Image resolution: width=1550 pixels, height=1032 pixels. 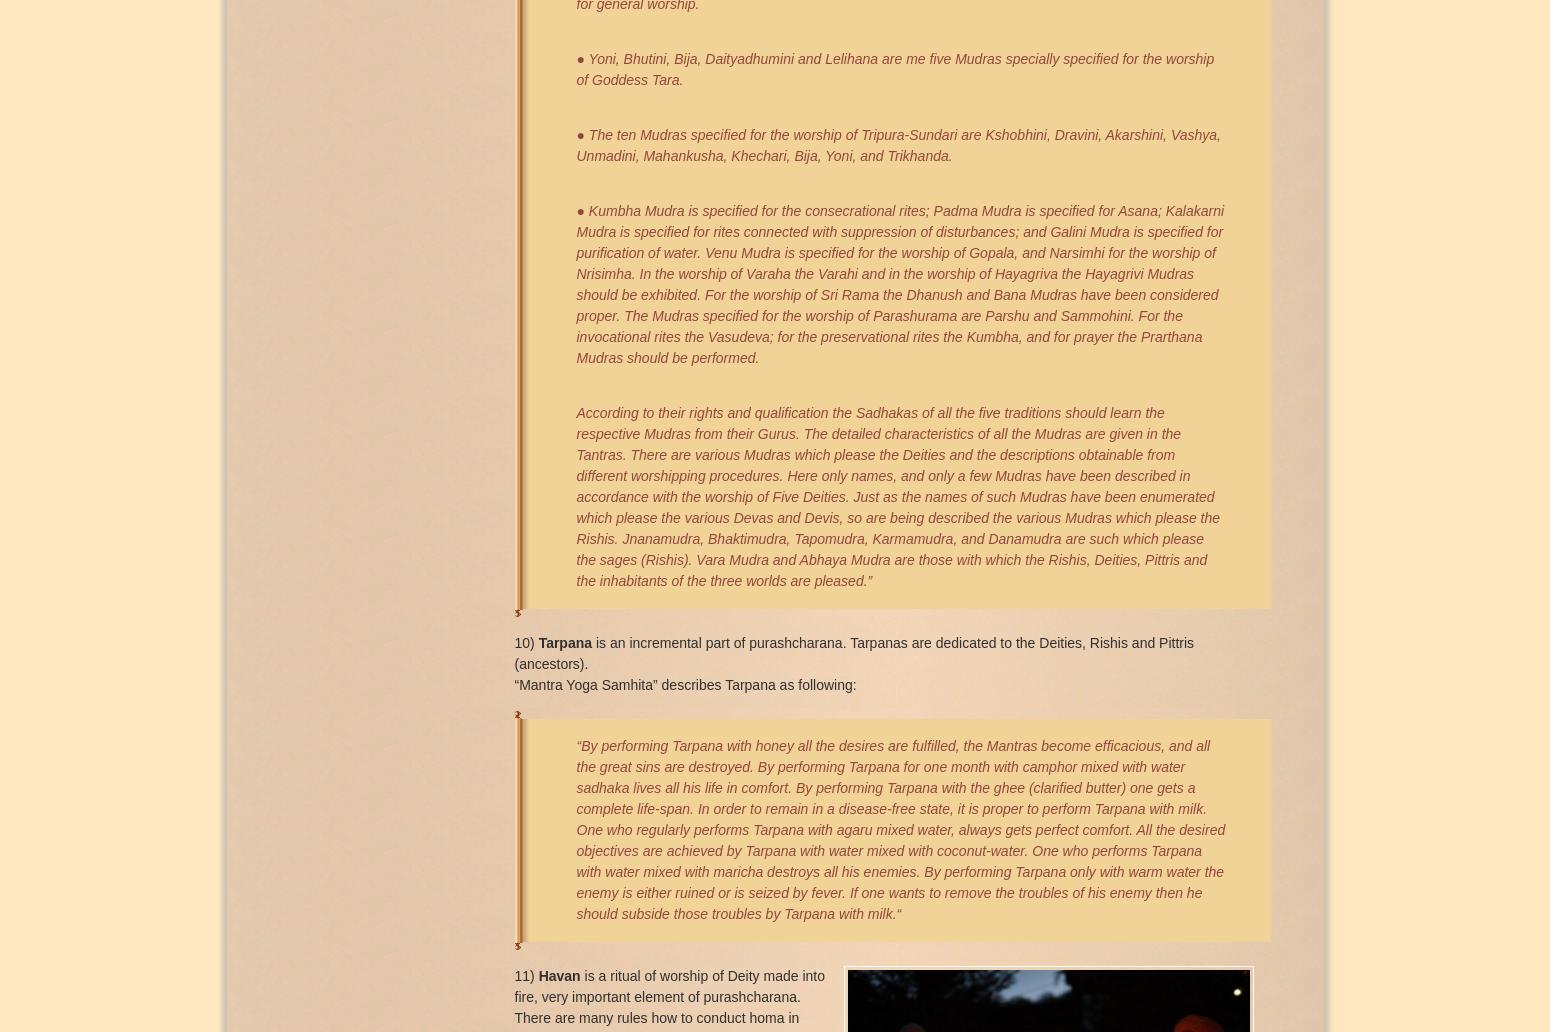 I want to click on '● The ten Mudras speciﬁed for the worship of Tripura-Sundari are Kshobhini, Dravini, Akarshini, Vashya, Unmadini, Mahankusha, Khechari, Bija, Yoni, and Trikhanda.', so click(x=575, y=143).